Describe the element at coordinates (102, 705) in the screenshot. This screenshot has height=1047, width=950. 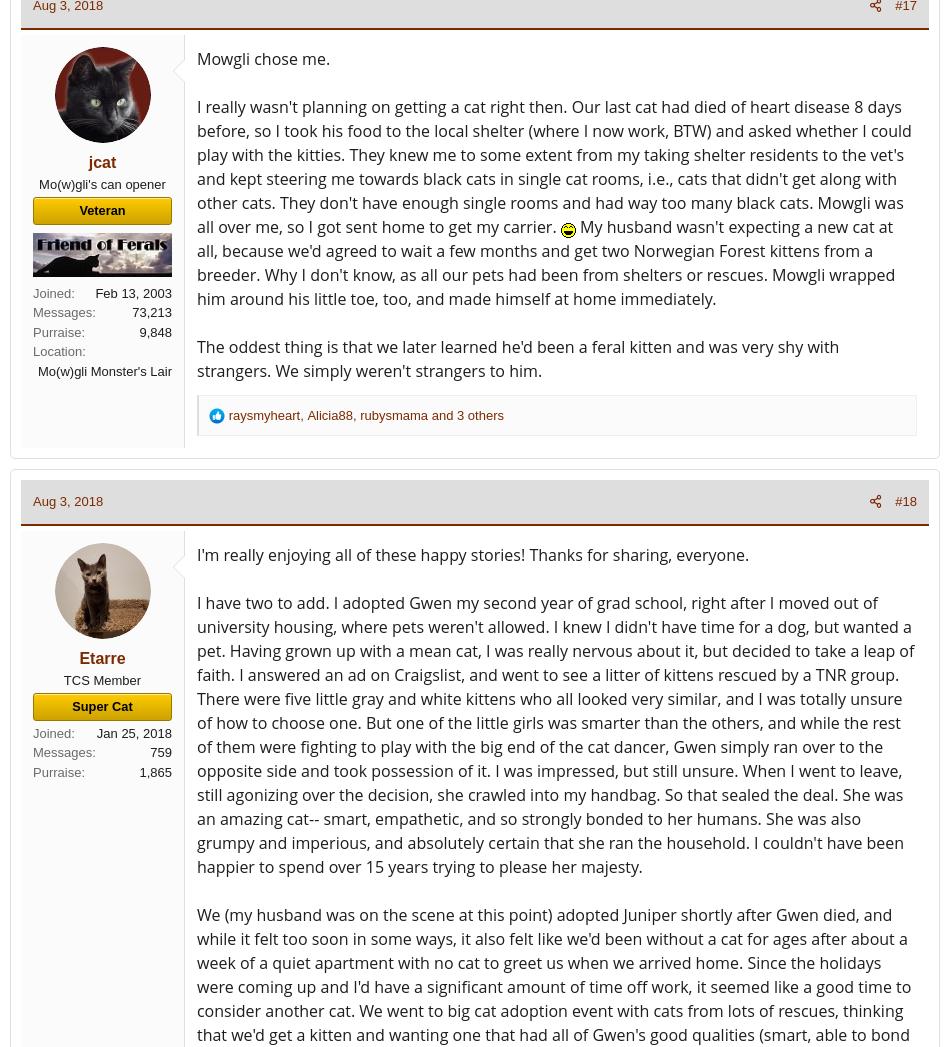
I see `'Super Cat'` at that location.